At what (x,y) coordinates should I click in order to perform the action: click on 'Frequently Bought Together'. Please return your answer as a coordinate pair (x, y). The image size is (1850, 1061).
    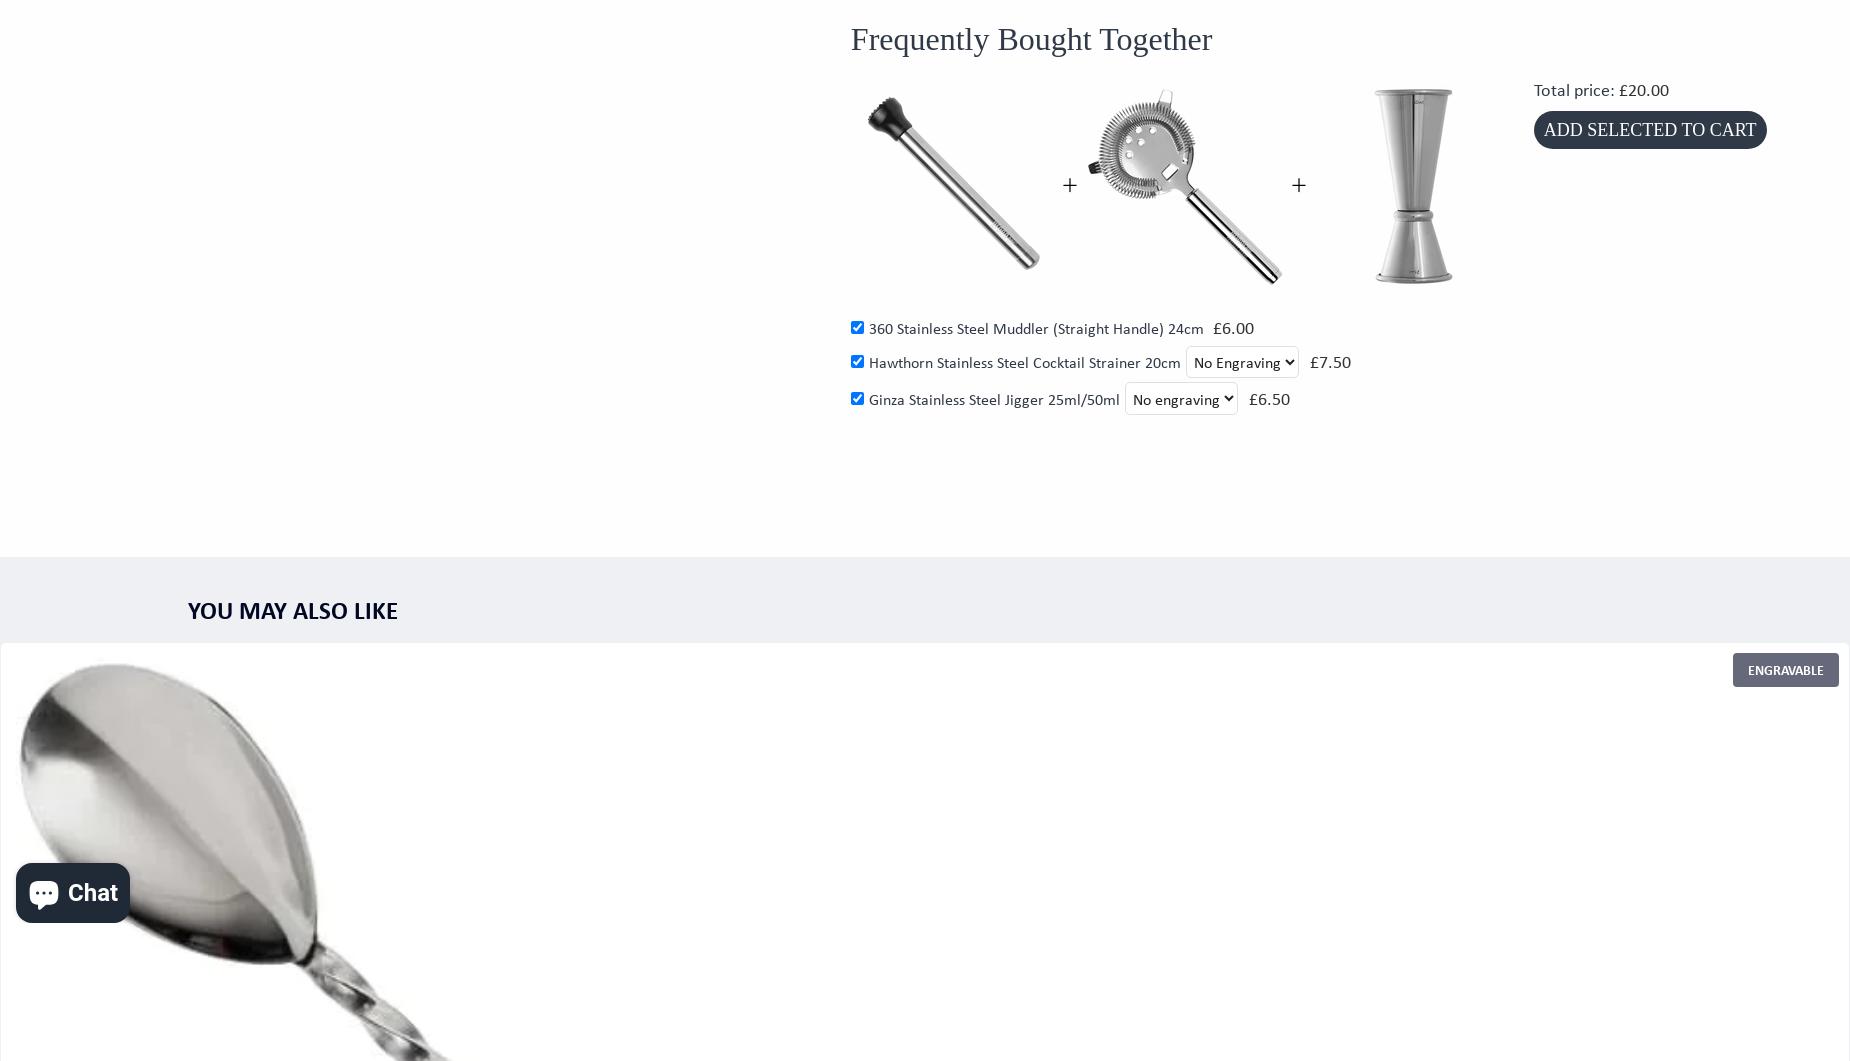
    Looking at the image, I should click on (1030, 39).